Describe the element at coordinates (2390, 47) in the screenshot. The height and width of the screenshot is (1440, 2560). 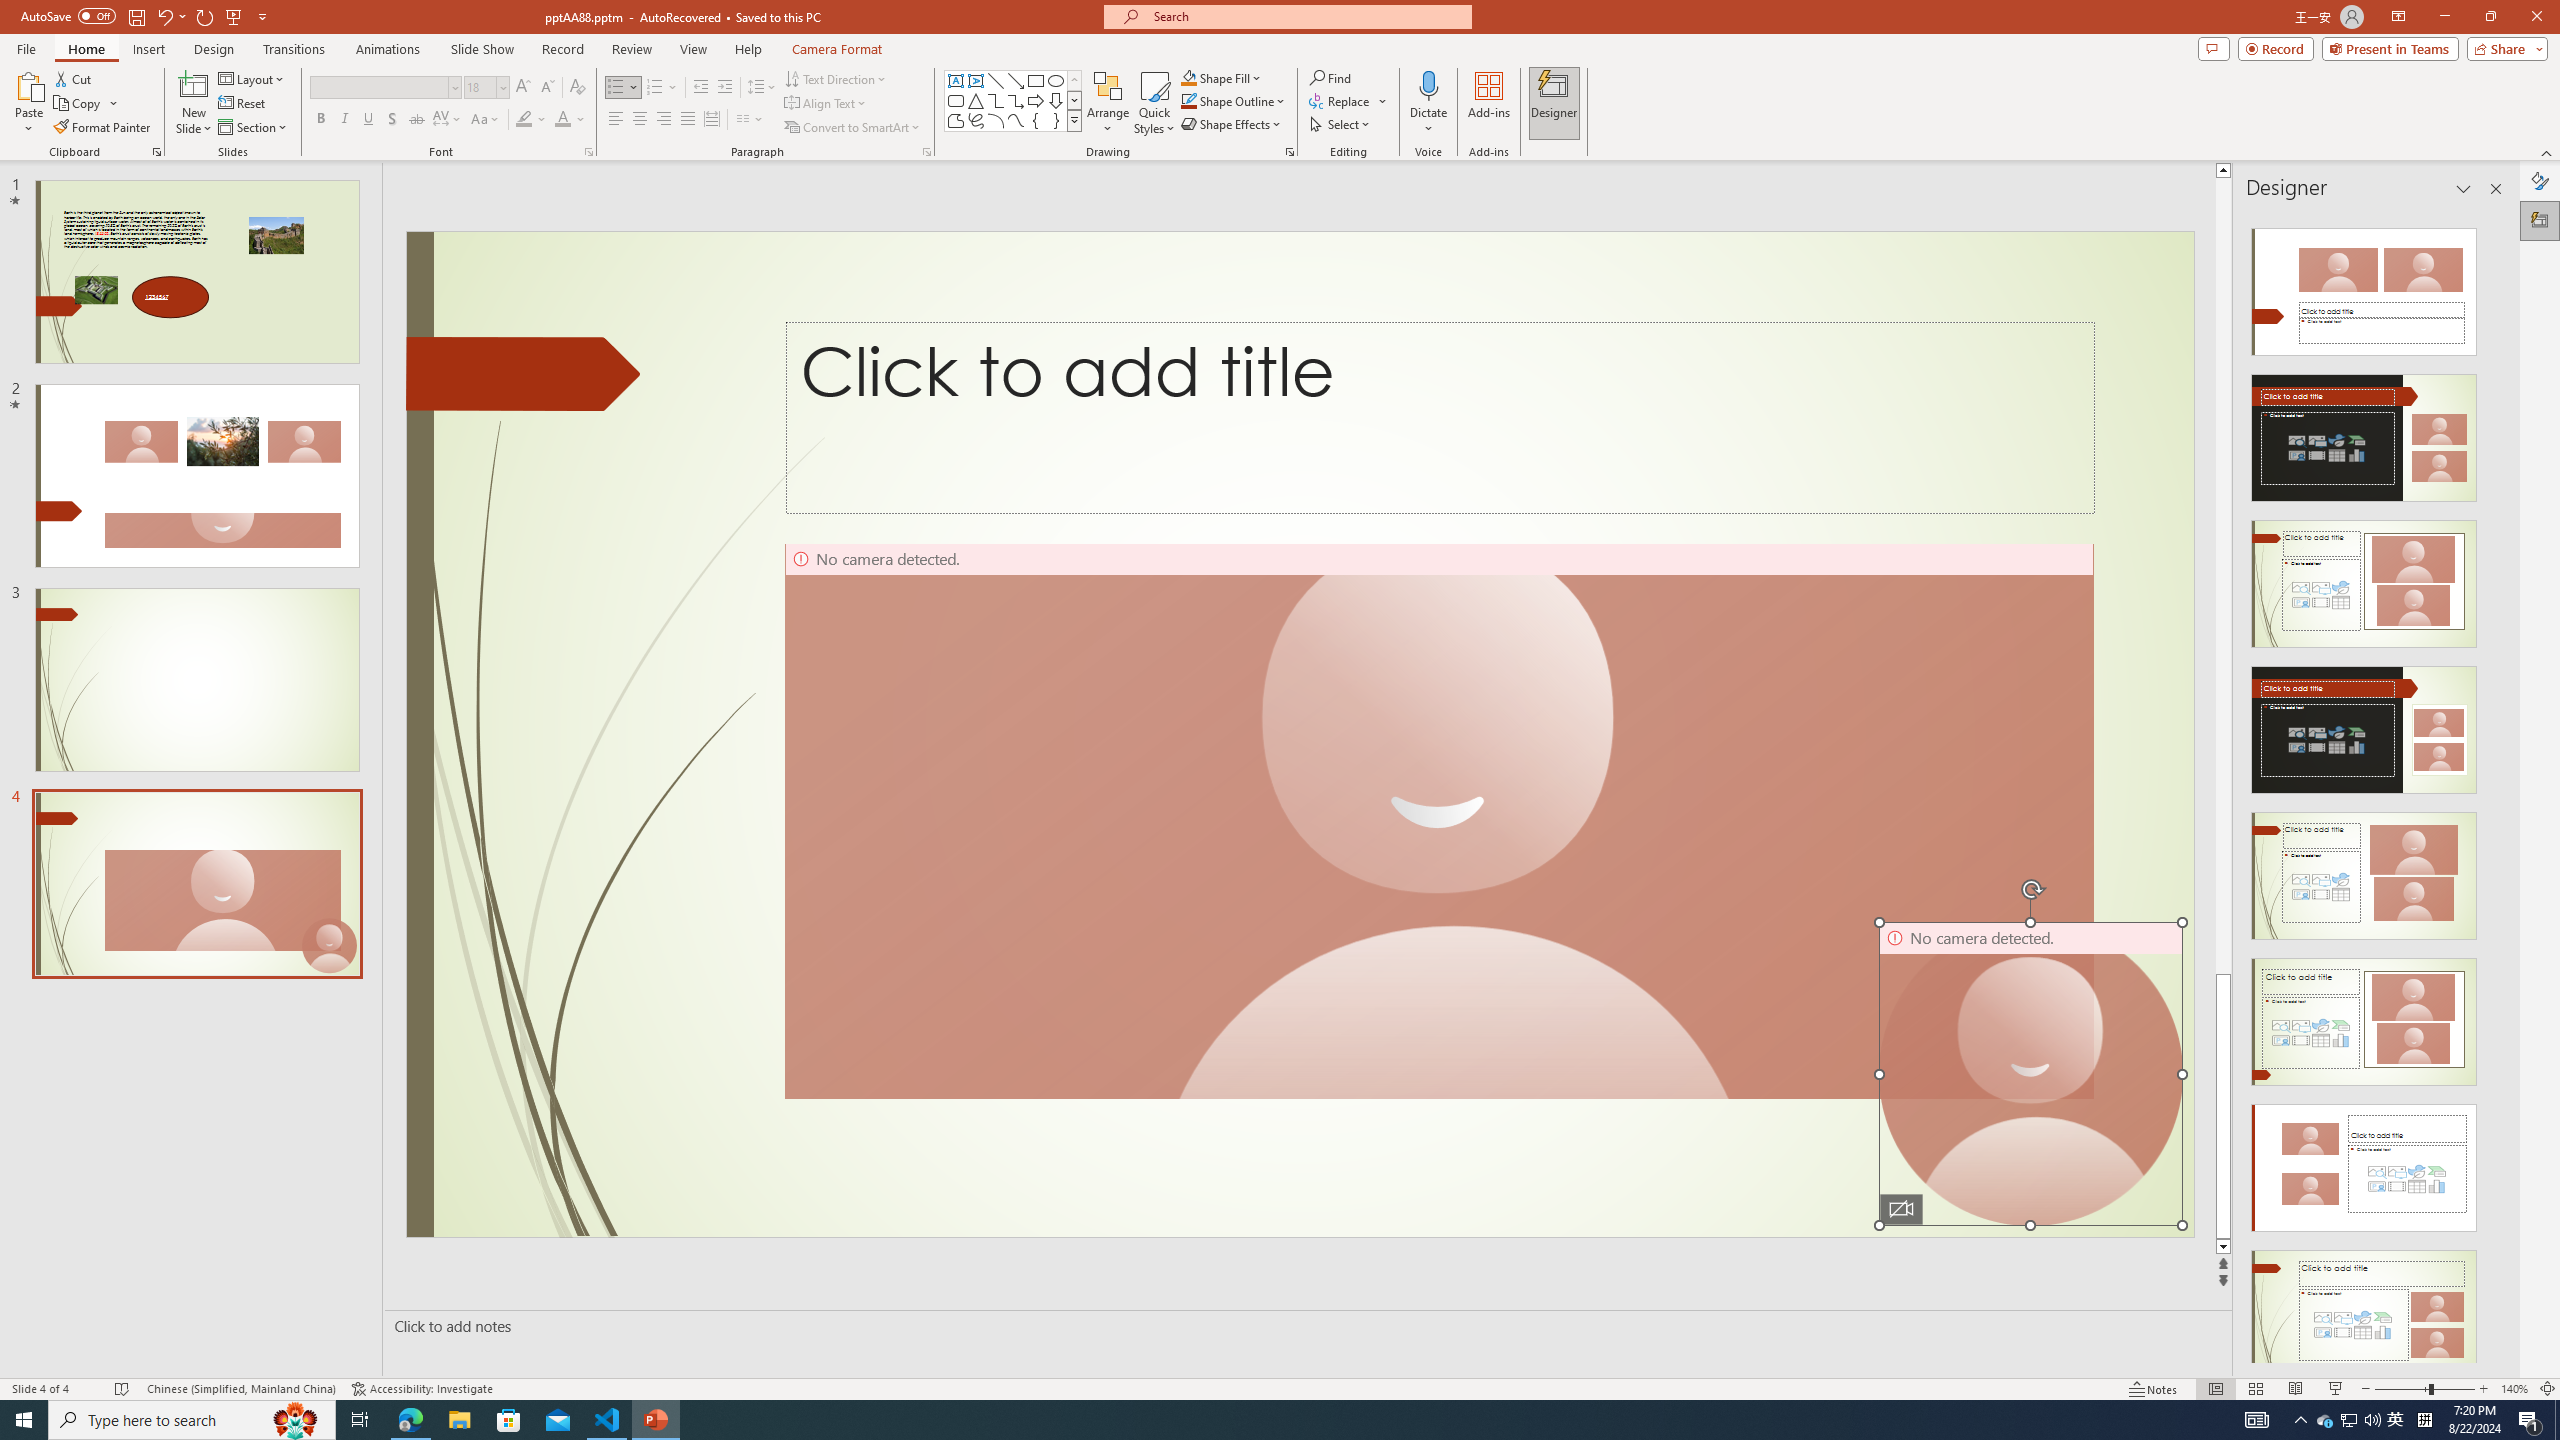
I see `'Present in Teams'` at that location.